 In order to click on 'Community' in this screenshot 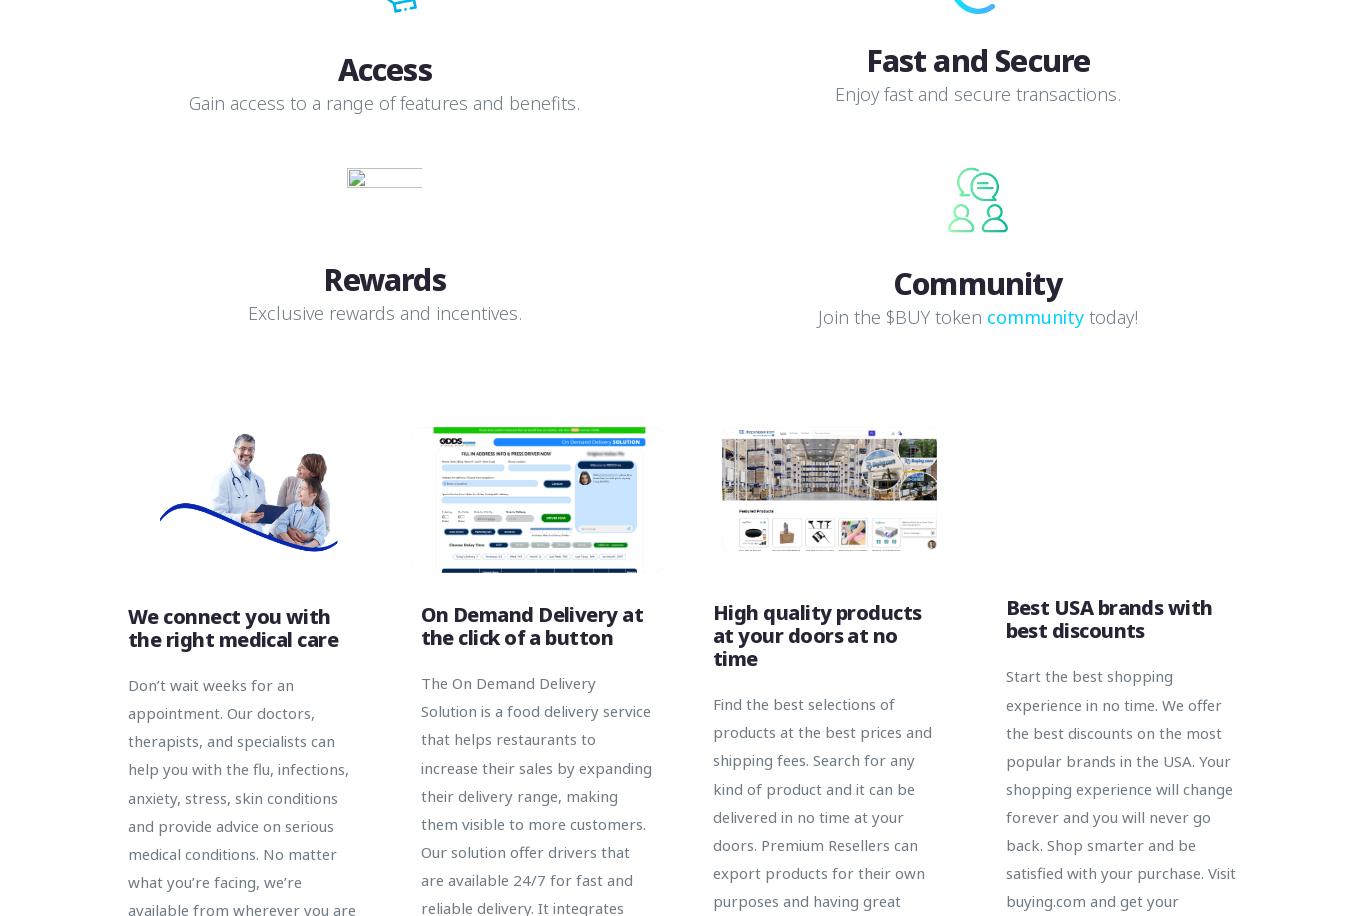, I will do `click(977, 283)`.